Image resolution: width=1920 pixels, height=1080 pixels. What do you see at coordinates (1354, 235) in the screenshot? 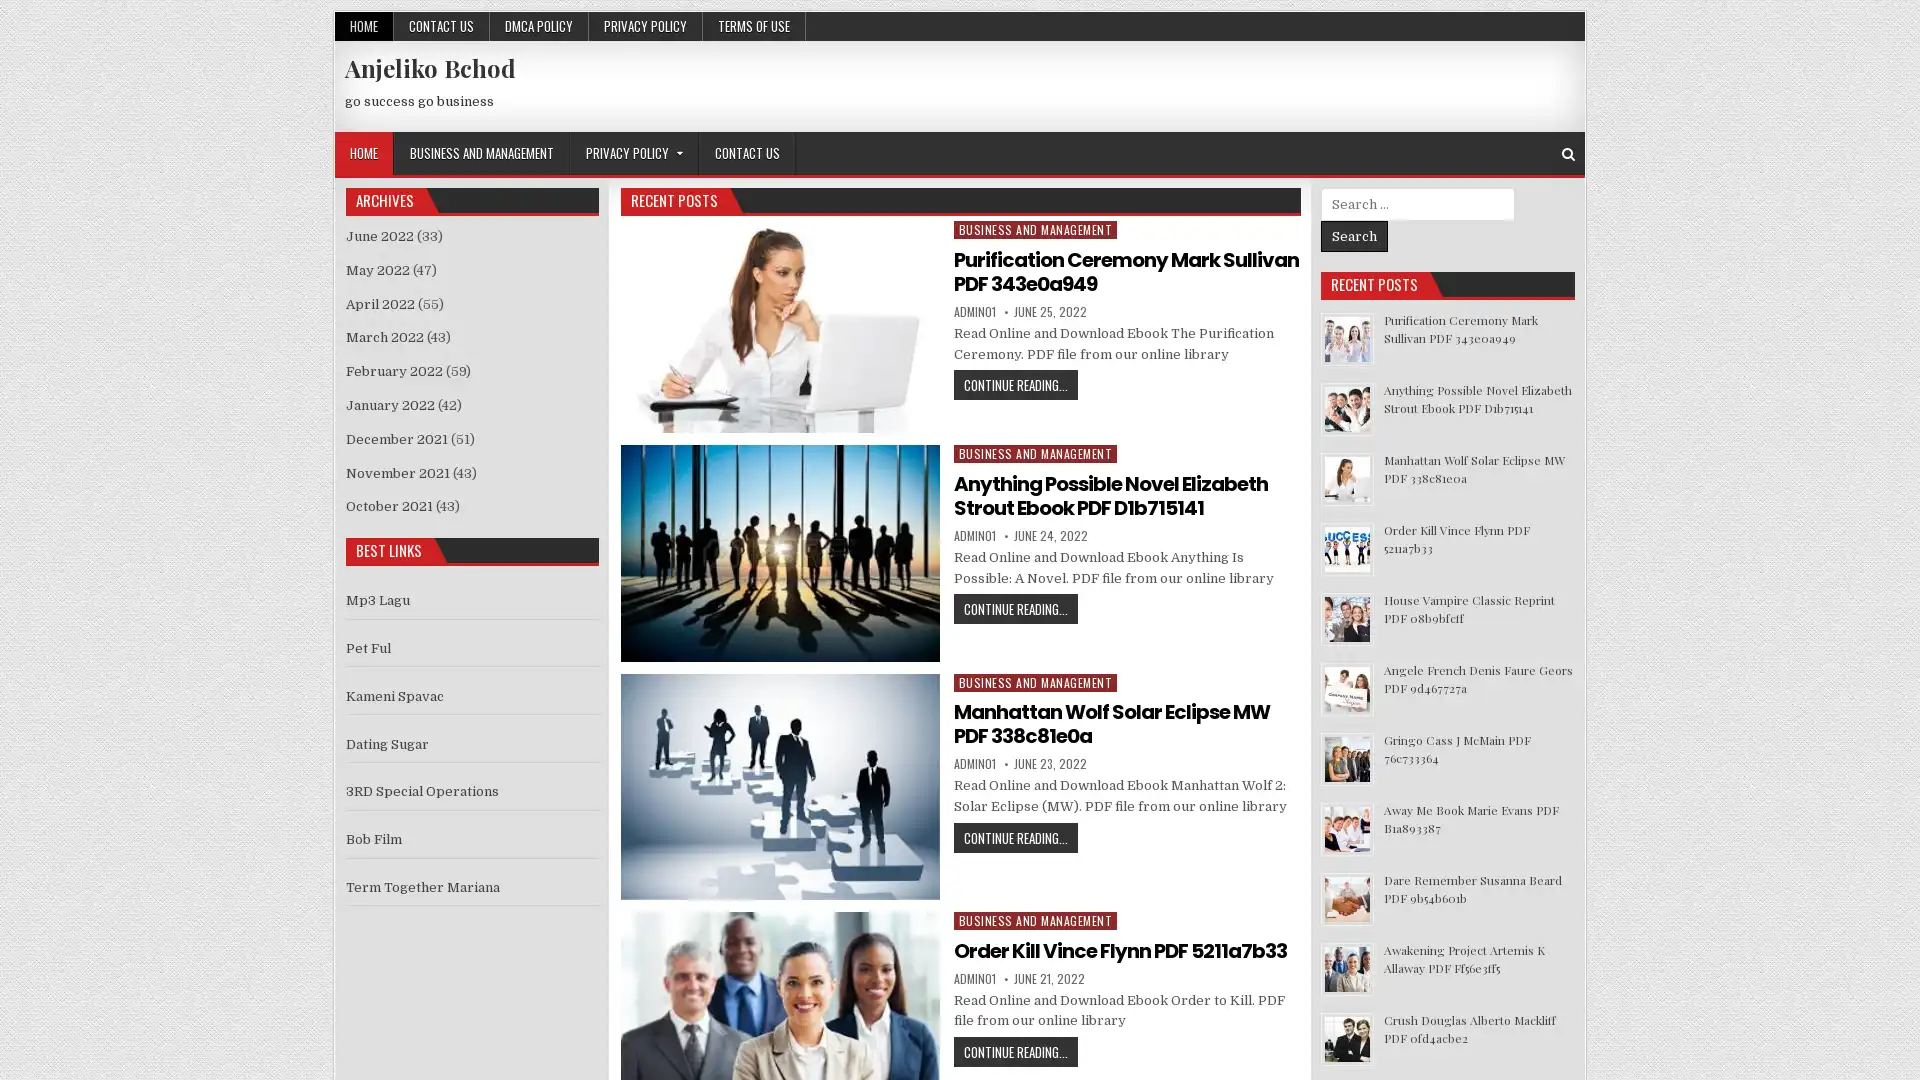
I see `Search` at bounding box center [1354, 235].